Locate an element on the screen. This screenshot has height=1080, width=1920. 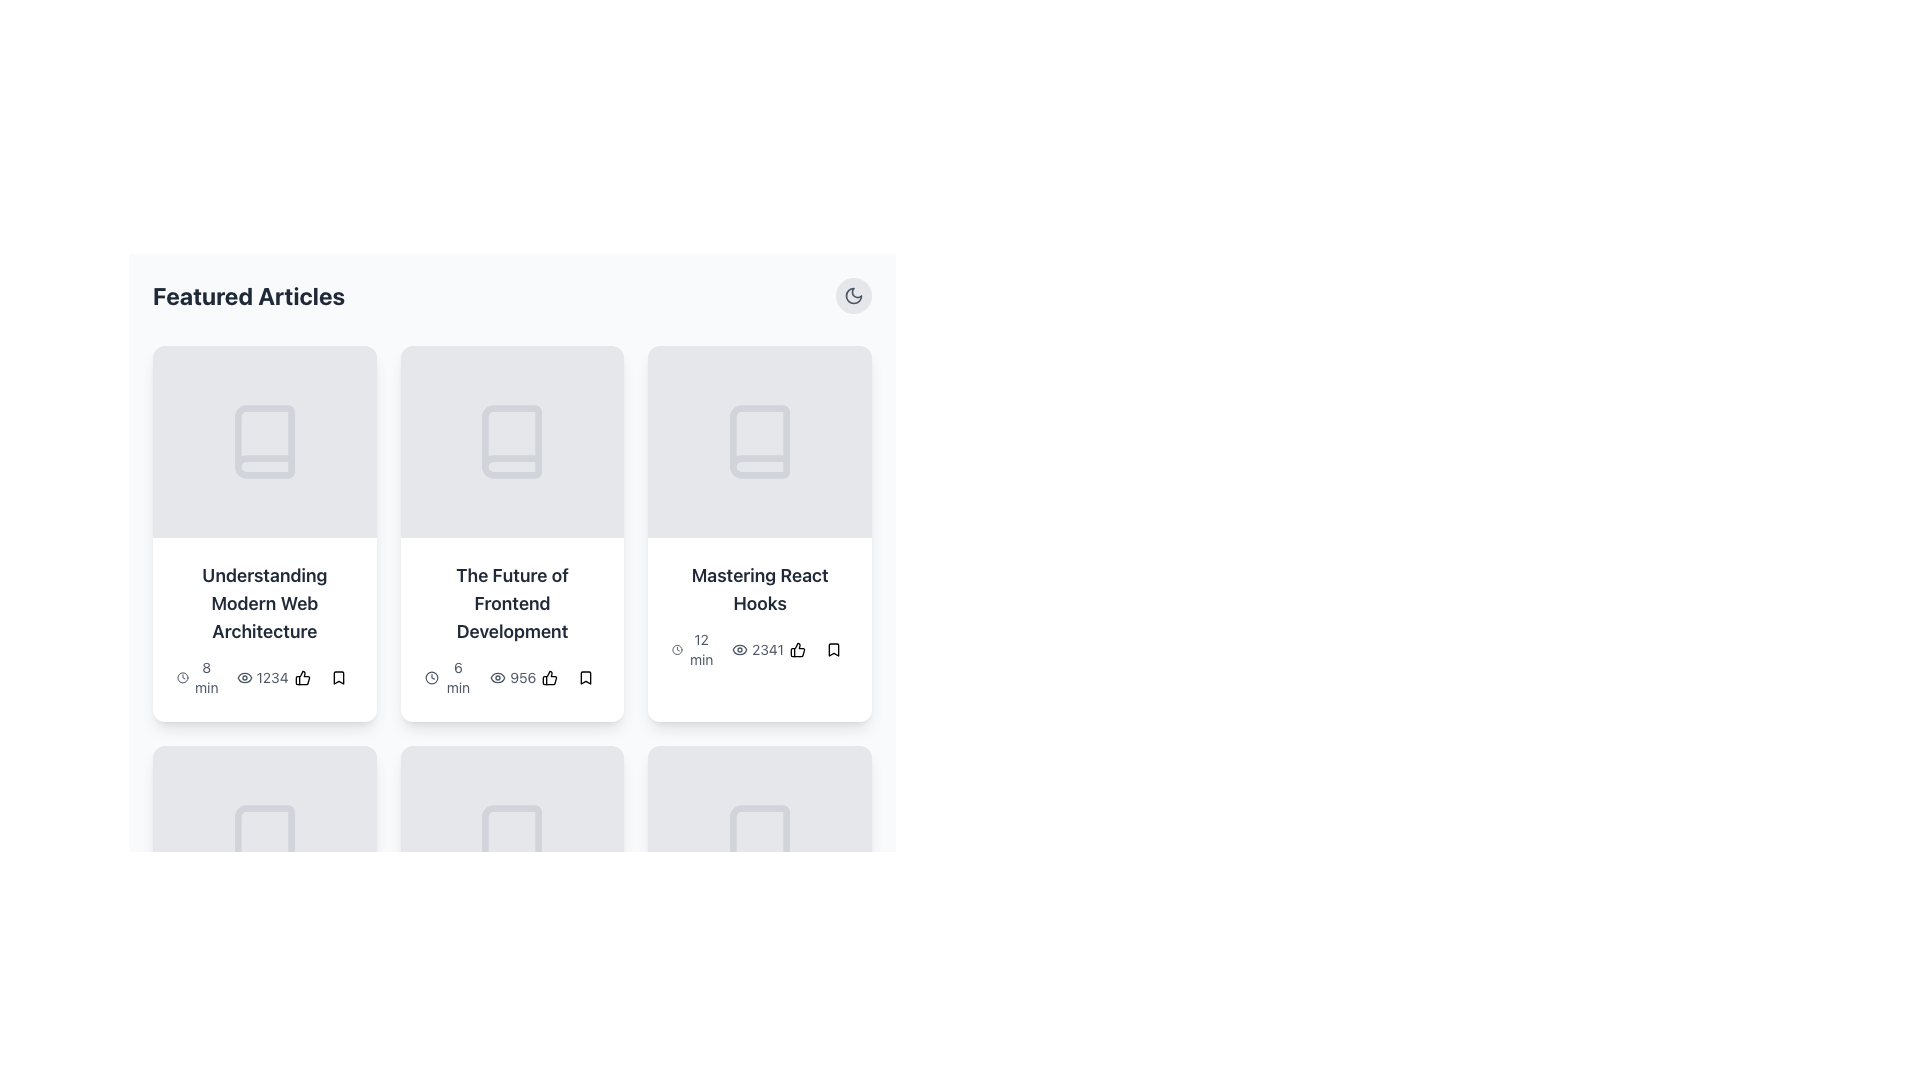
metadata display row containing the text '12 min' and the eye icon with the number '2341', located at the bottom section of the card titled 'Mastering React Hooks' is located at coordinates (759, 650).